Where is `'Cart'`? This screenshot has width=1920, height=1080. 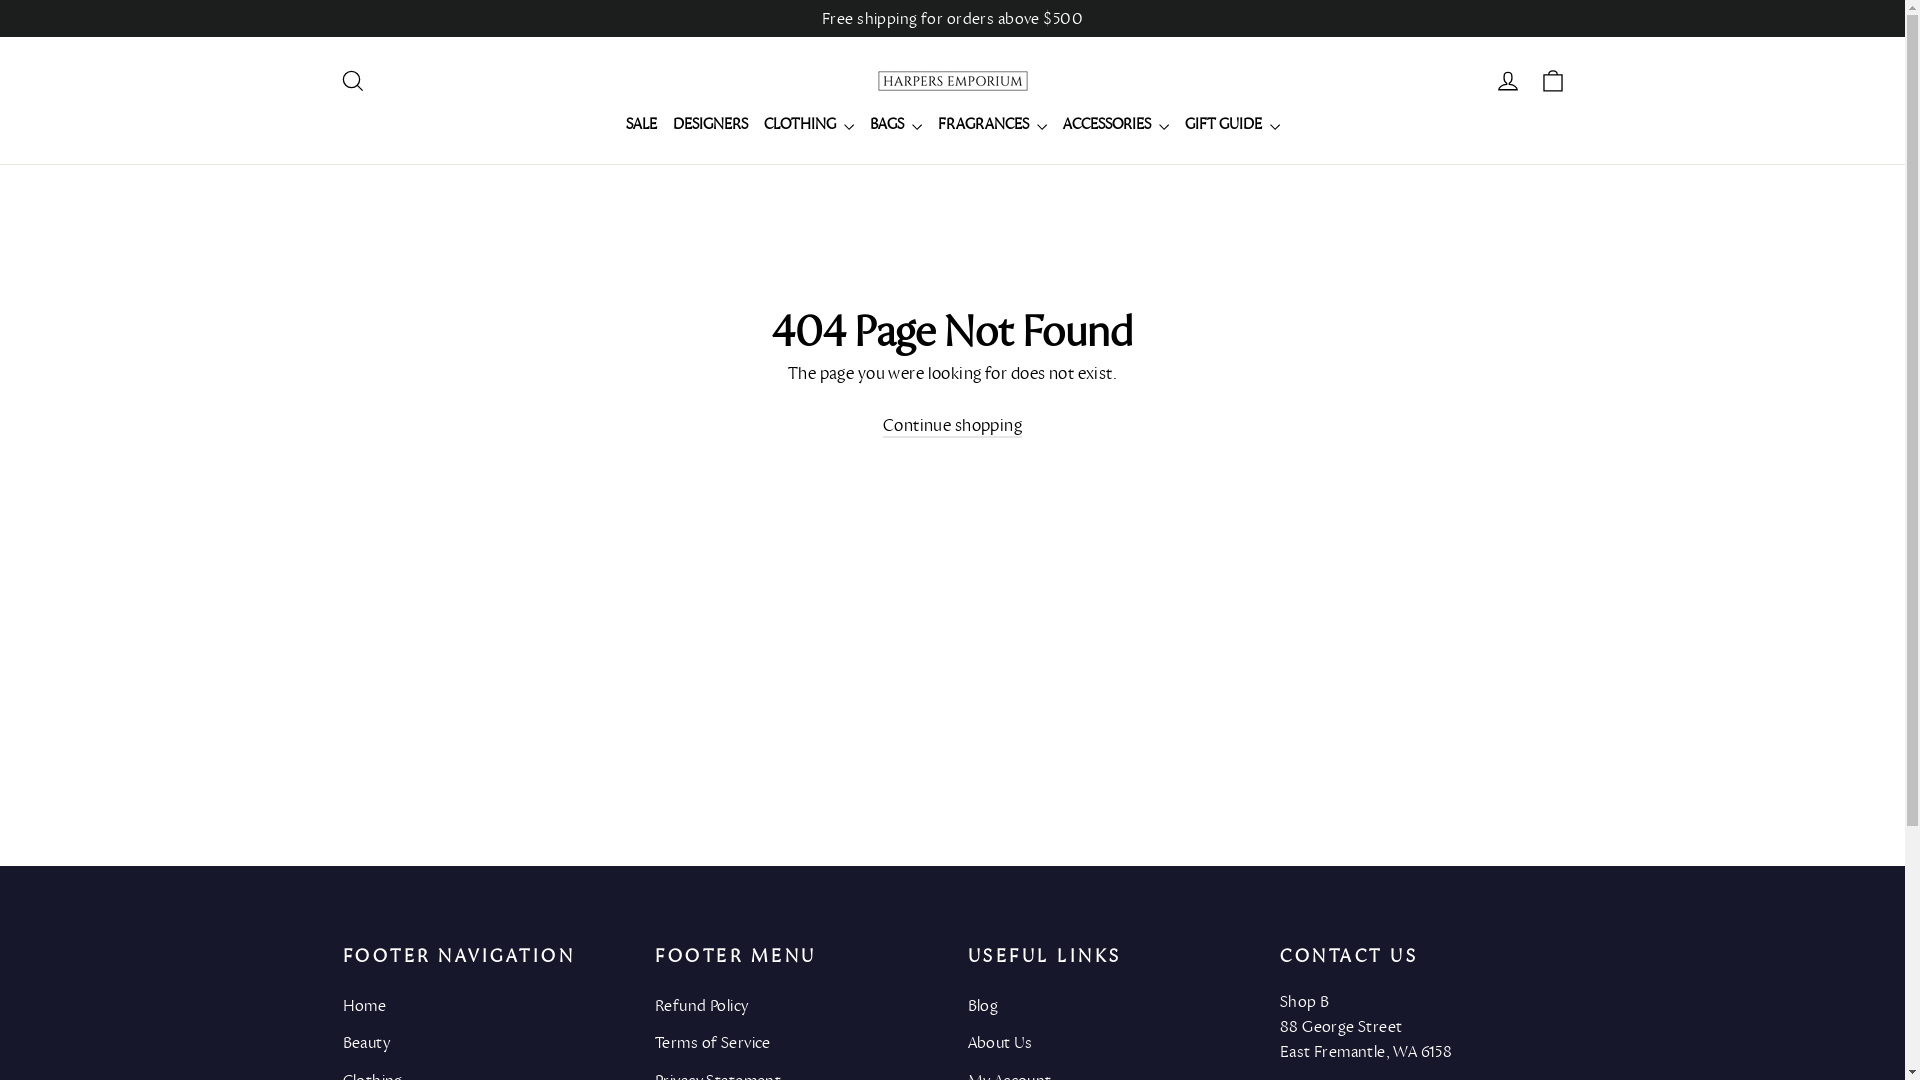
'Cart' is located at coordinates (1550, 80).